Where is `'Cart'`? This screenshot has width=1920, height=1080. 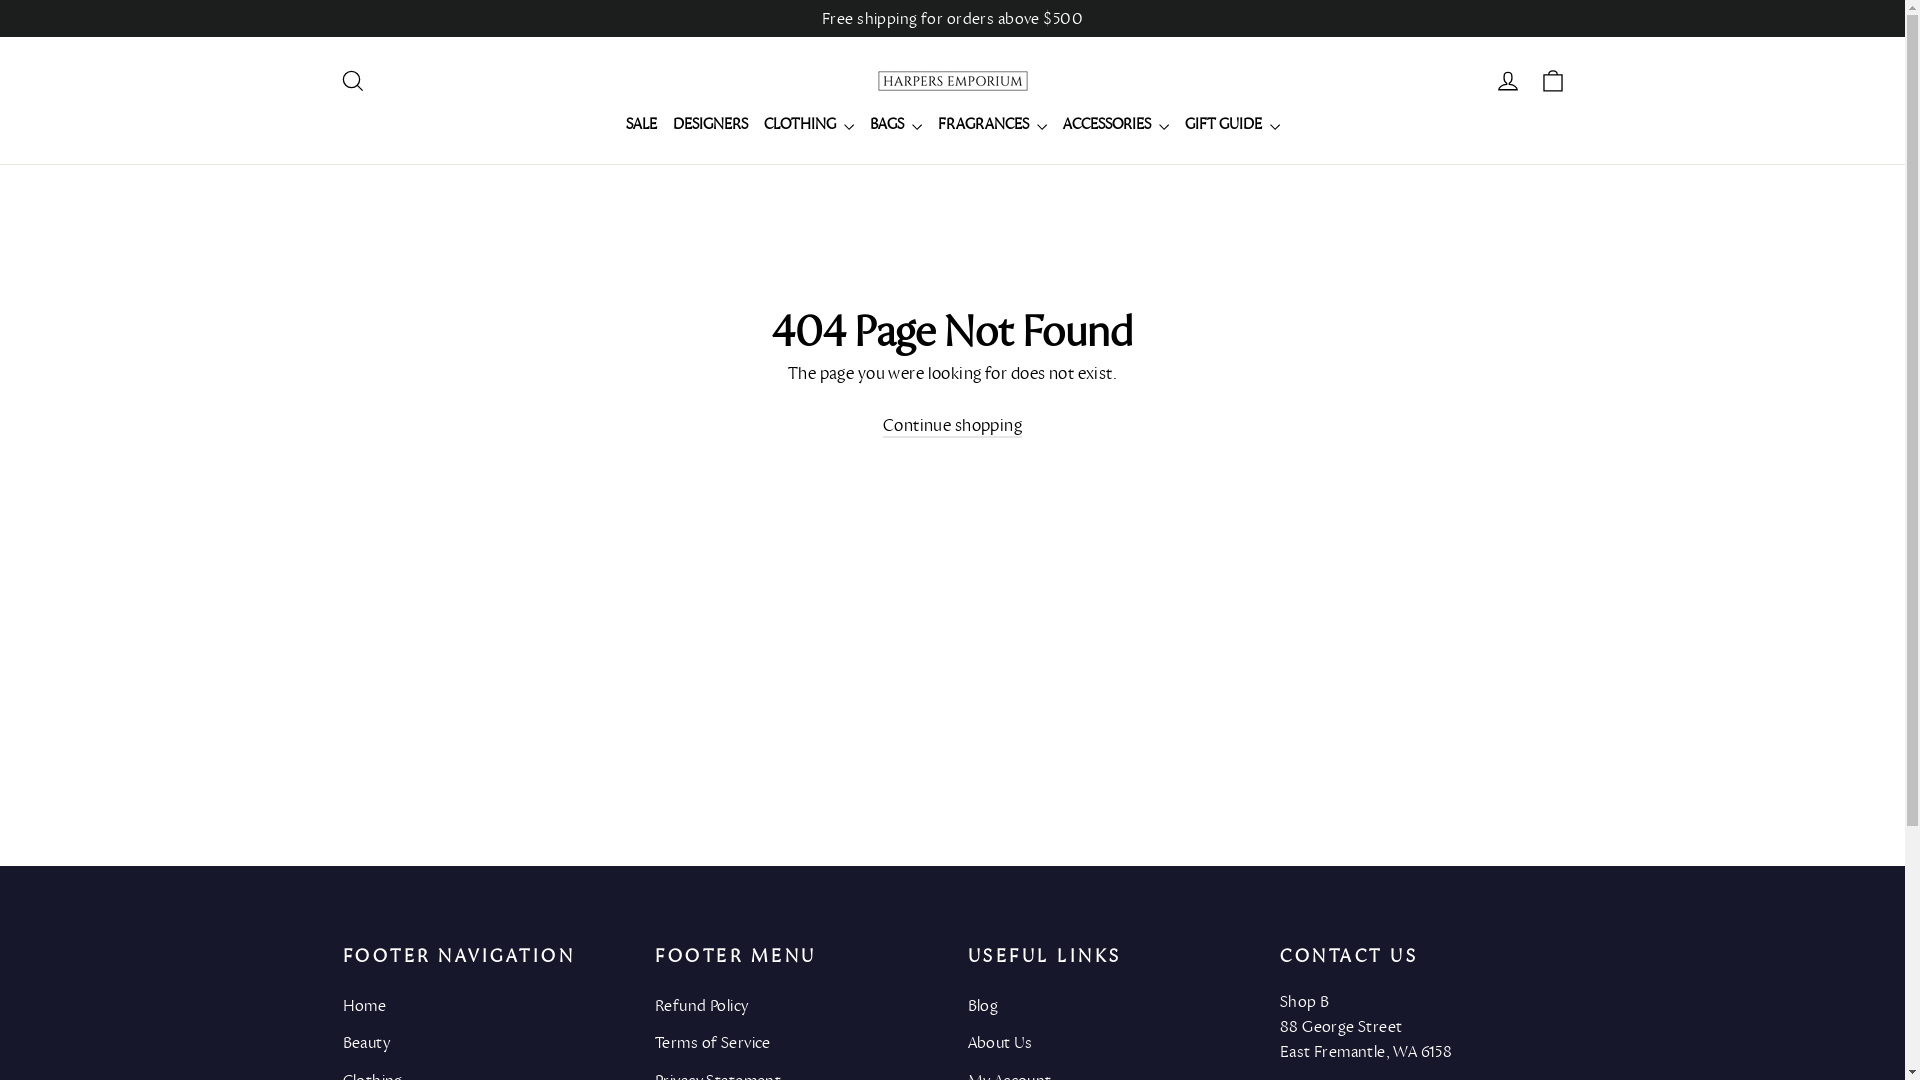
'Cart' is located at coordinates (1550, 80).